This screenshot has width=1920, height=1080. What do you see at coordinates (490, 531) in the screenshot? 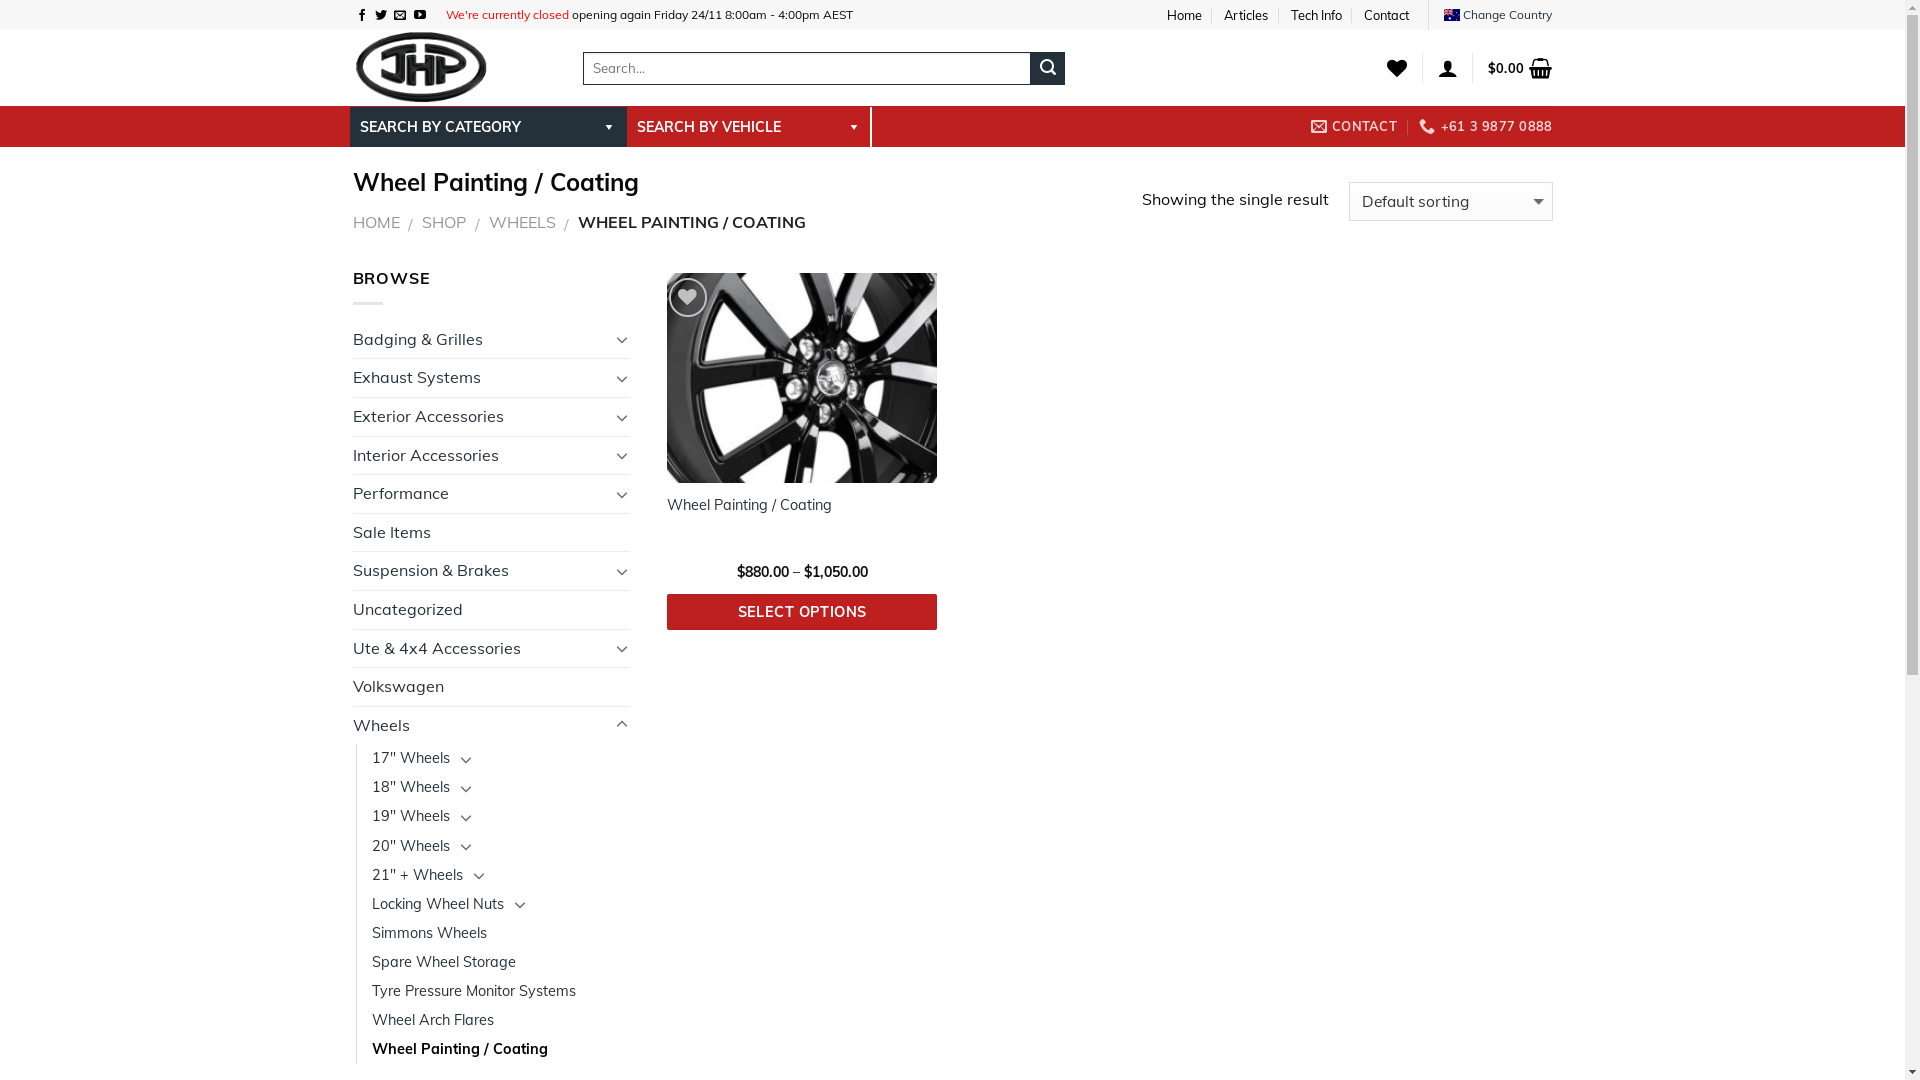
I see `'Sale Items'` at bounding box center [490, 531].